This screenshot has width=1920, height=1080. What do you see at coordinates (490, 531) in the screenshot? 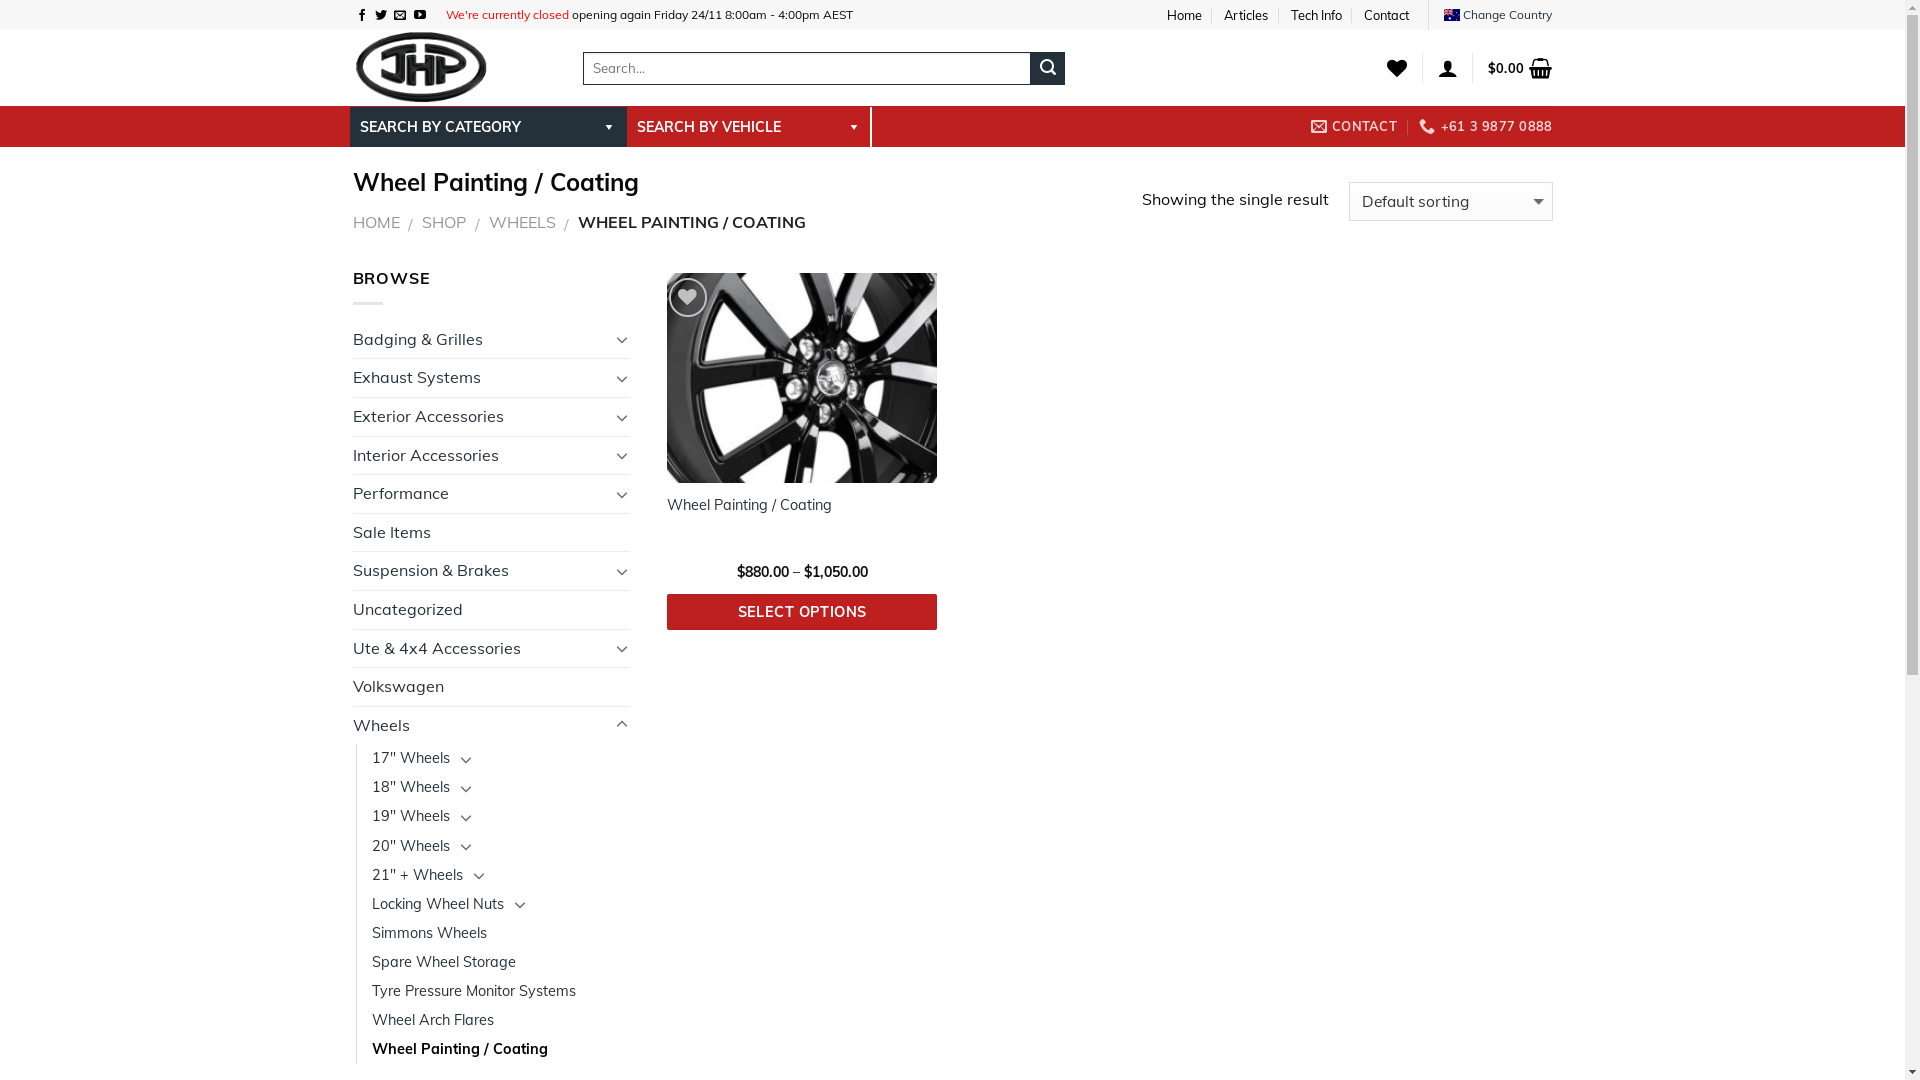
I see `'Sale Items'` at bounding box center [490, 531].